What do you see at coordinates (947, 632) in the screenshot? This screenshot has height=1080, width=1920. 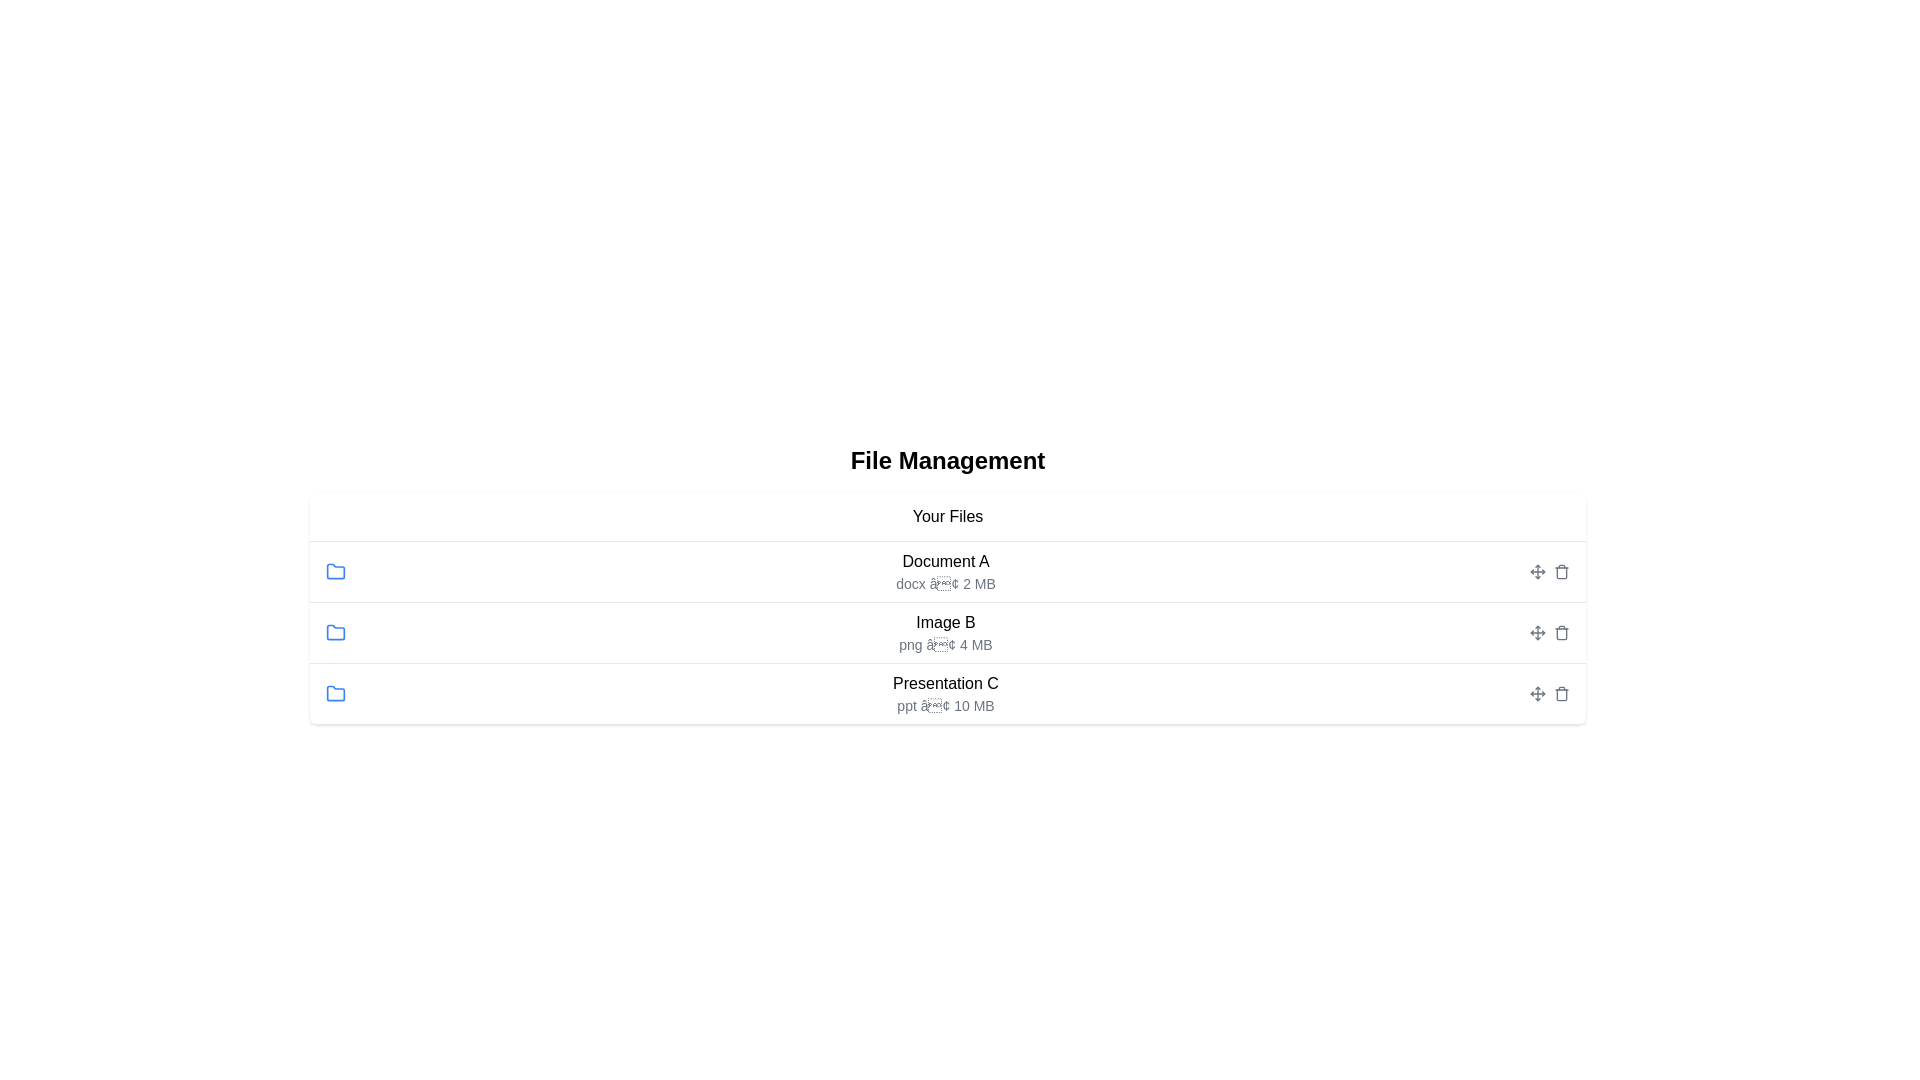 I see `the list item labeled 'Image B' which contains details 'png' and '4 MB' in the 'Your Files' section` at bounding box center [947, 632].